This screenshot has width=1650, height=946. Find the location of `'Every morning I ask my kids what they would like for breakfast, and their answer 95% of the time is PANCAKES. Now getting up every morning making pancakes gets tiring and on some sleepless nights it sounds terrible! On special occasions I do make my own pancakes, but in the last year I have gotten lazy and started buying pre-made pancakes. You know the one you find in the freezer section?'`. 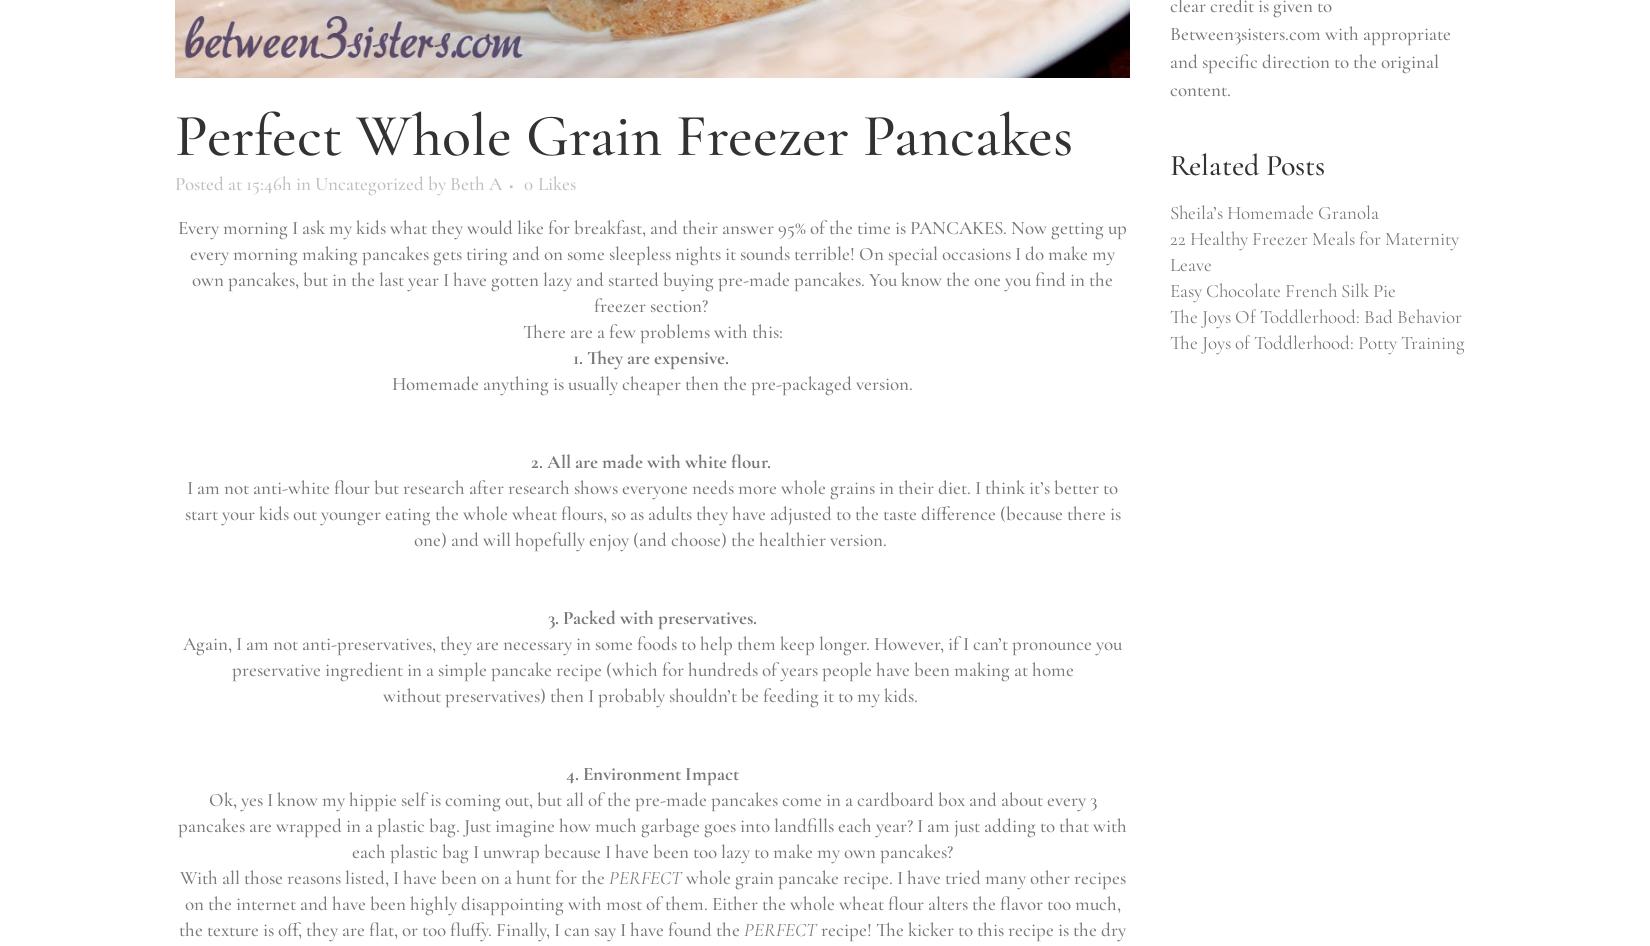

'Every morning I ask my kids what they would like for breakfast, and their answer 95% of the time is PANCAKES. Now getting up every morning making pancakes gets tiring and on some sleepless nights it sounds terrible! On special occasions I do make my own pancakes, but in the last year I have gotten lazy and started buying pre-made pancakes. You know the one you find in the freezer section?' is located at coordinates (178, 265).